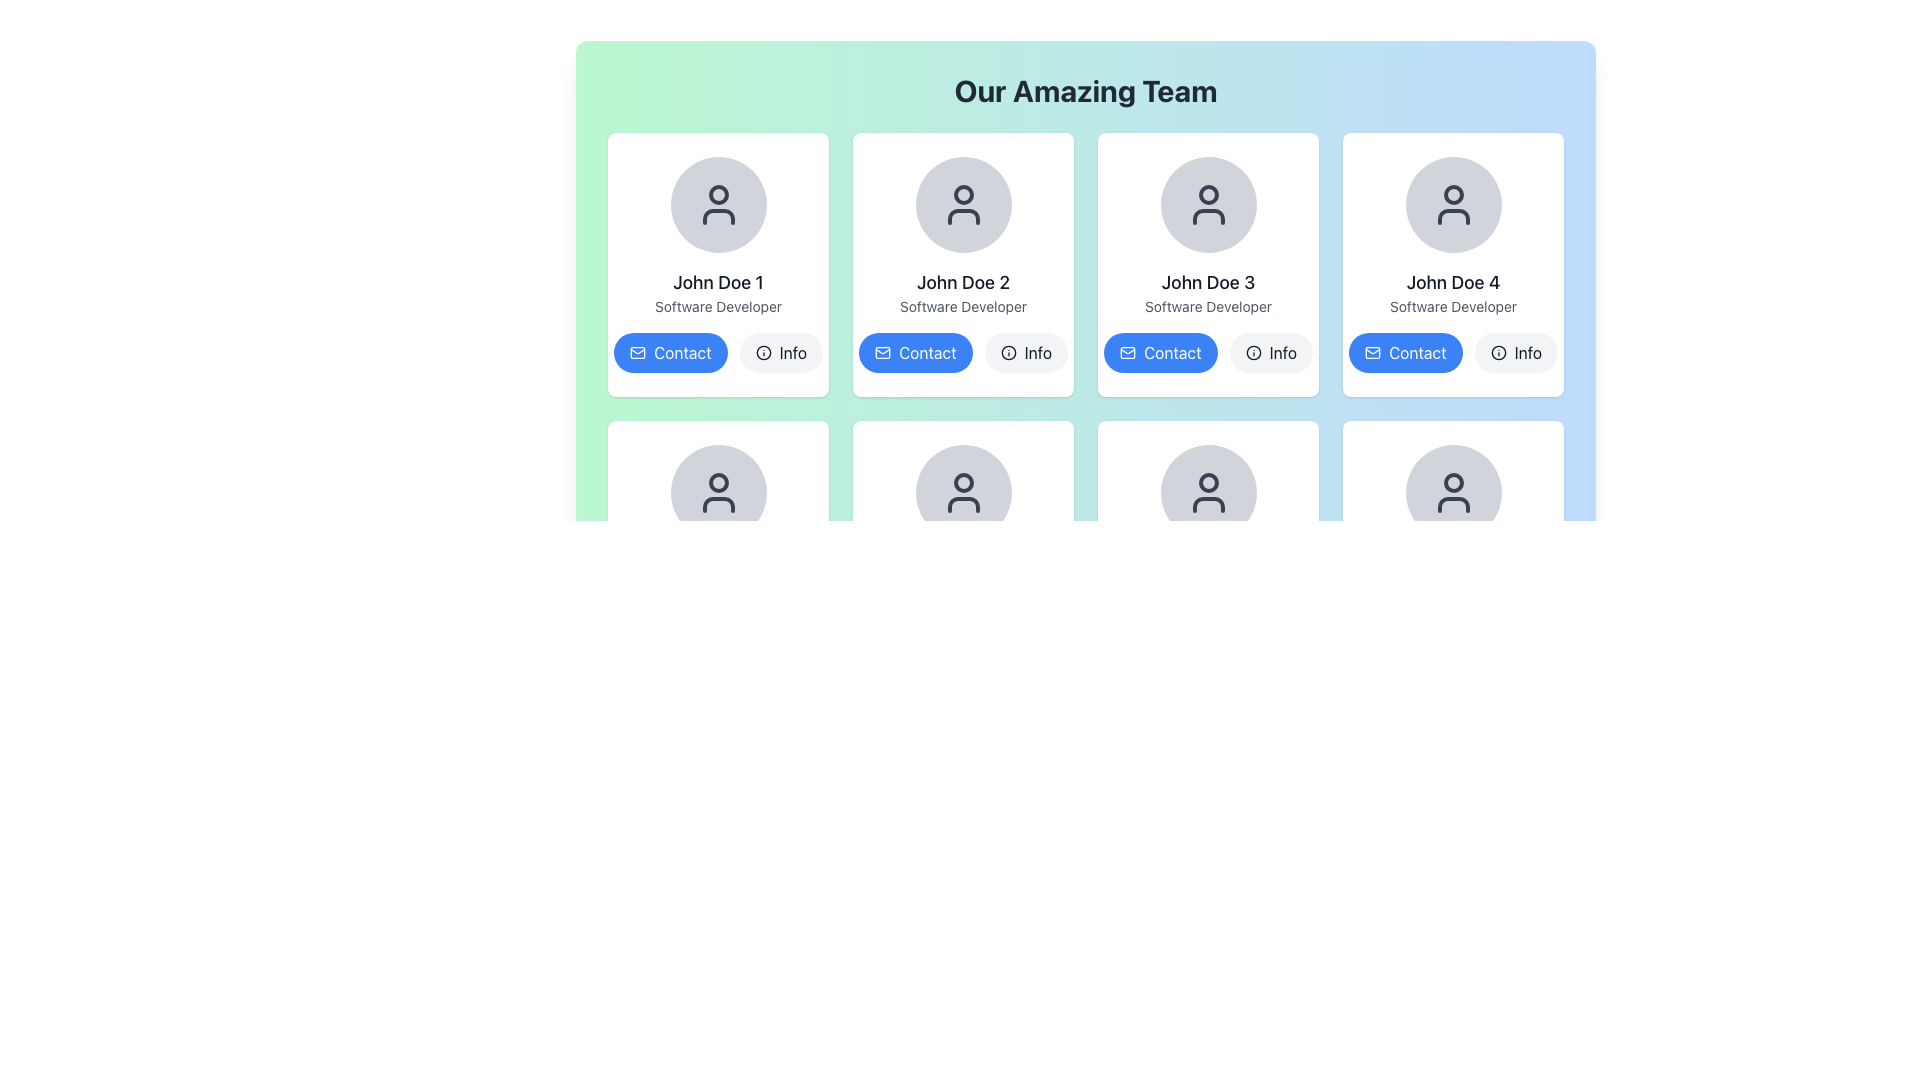 This screenshot has width=1920, height=1080. I want to click on the contact icon within the blue 'Contact' button located below the card for 'John Doe 4 - Software Developer' in the team grid layout, so click(1371, 352).